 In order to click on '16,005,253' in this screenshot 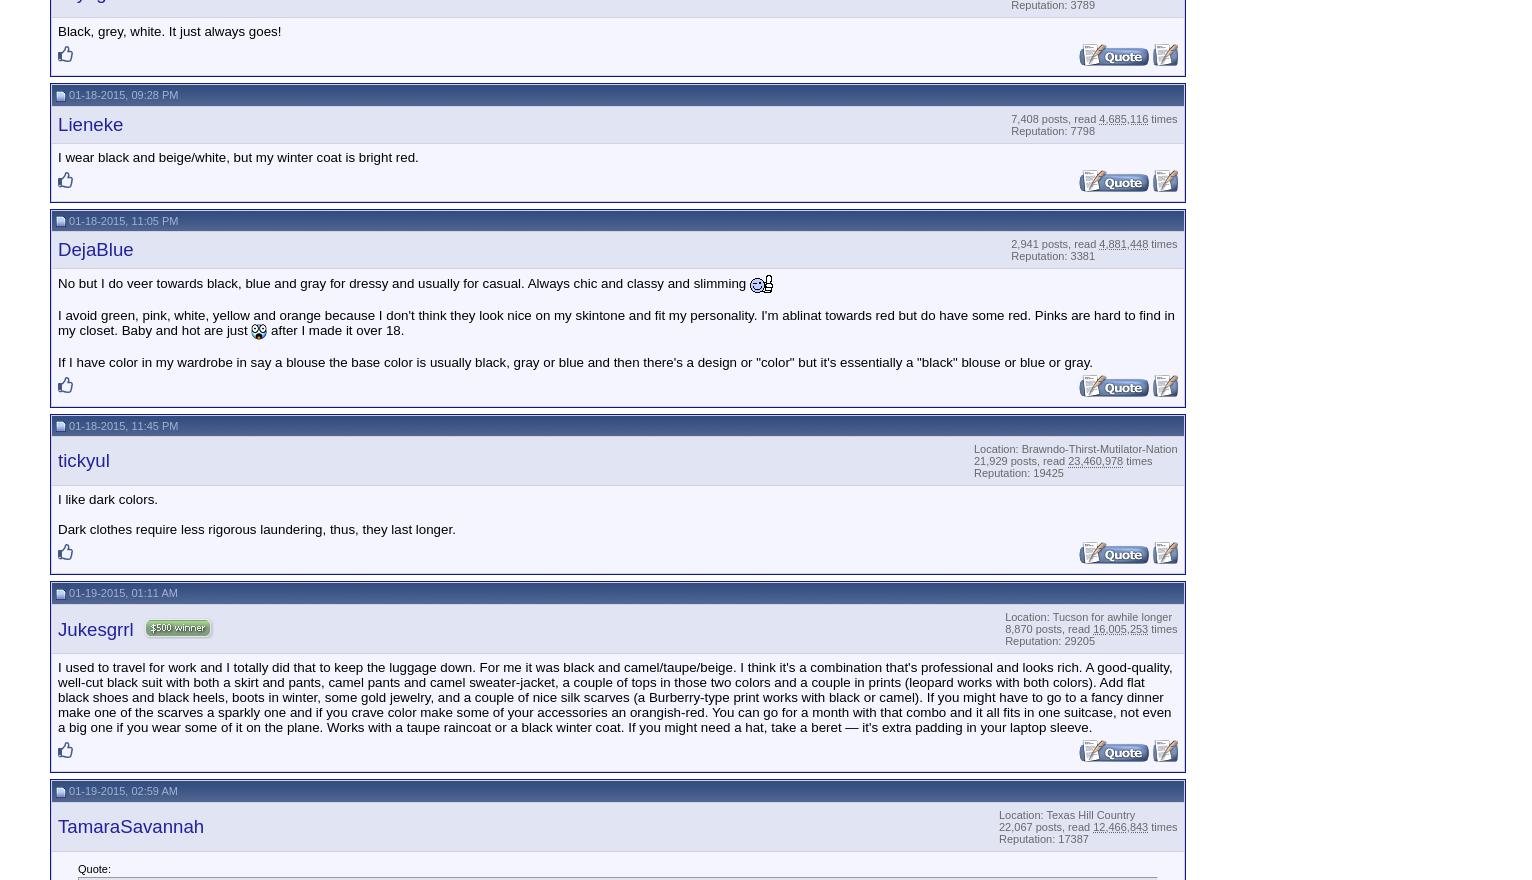, I will do `click(1119, 629)`.